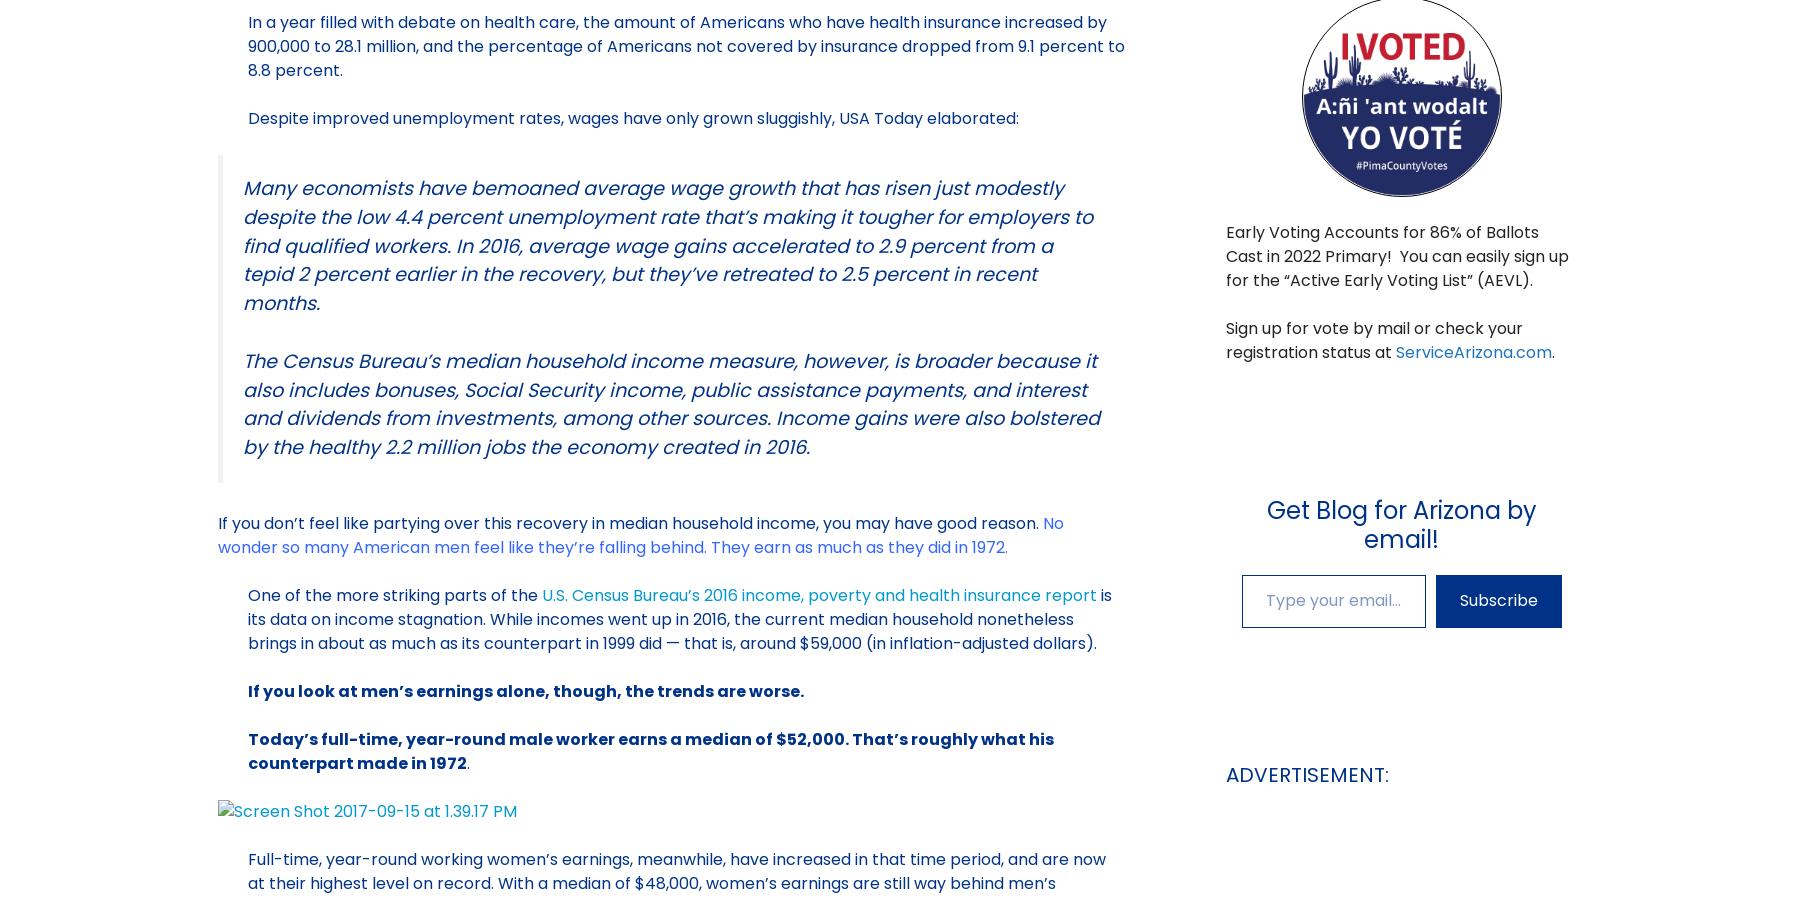 Image resolution: width=1795 pixels, height=897 pixels. What do you see at coordinates (1305, 774) in the screenshot?
I see `'Advertisement:'` at bounding box center [1305, 774].